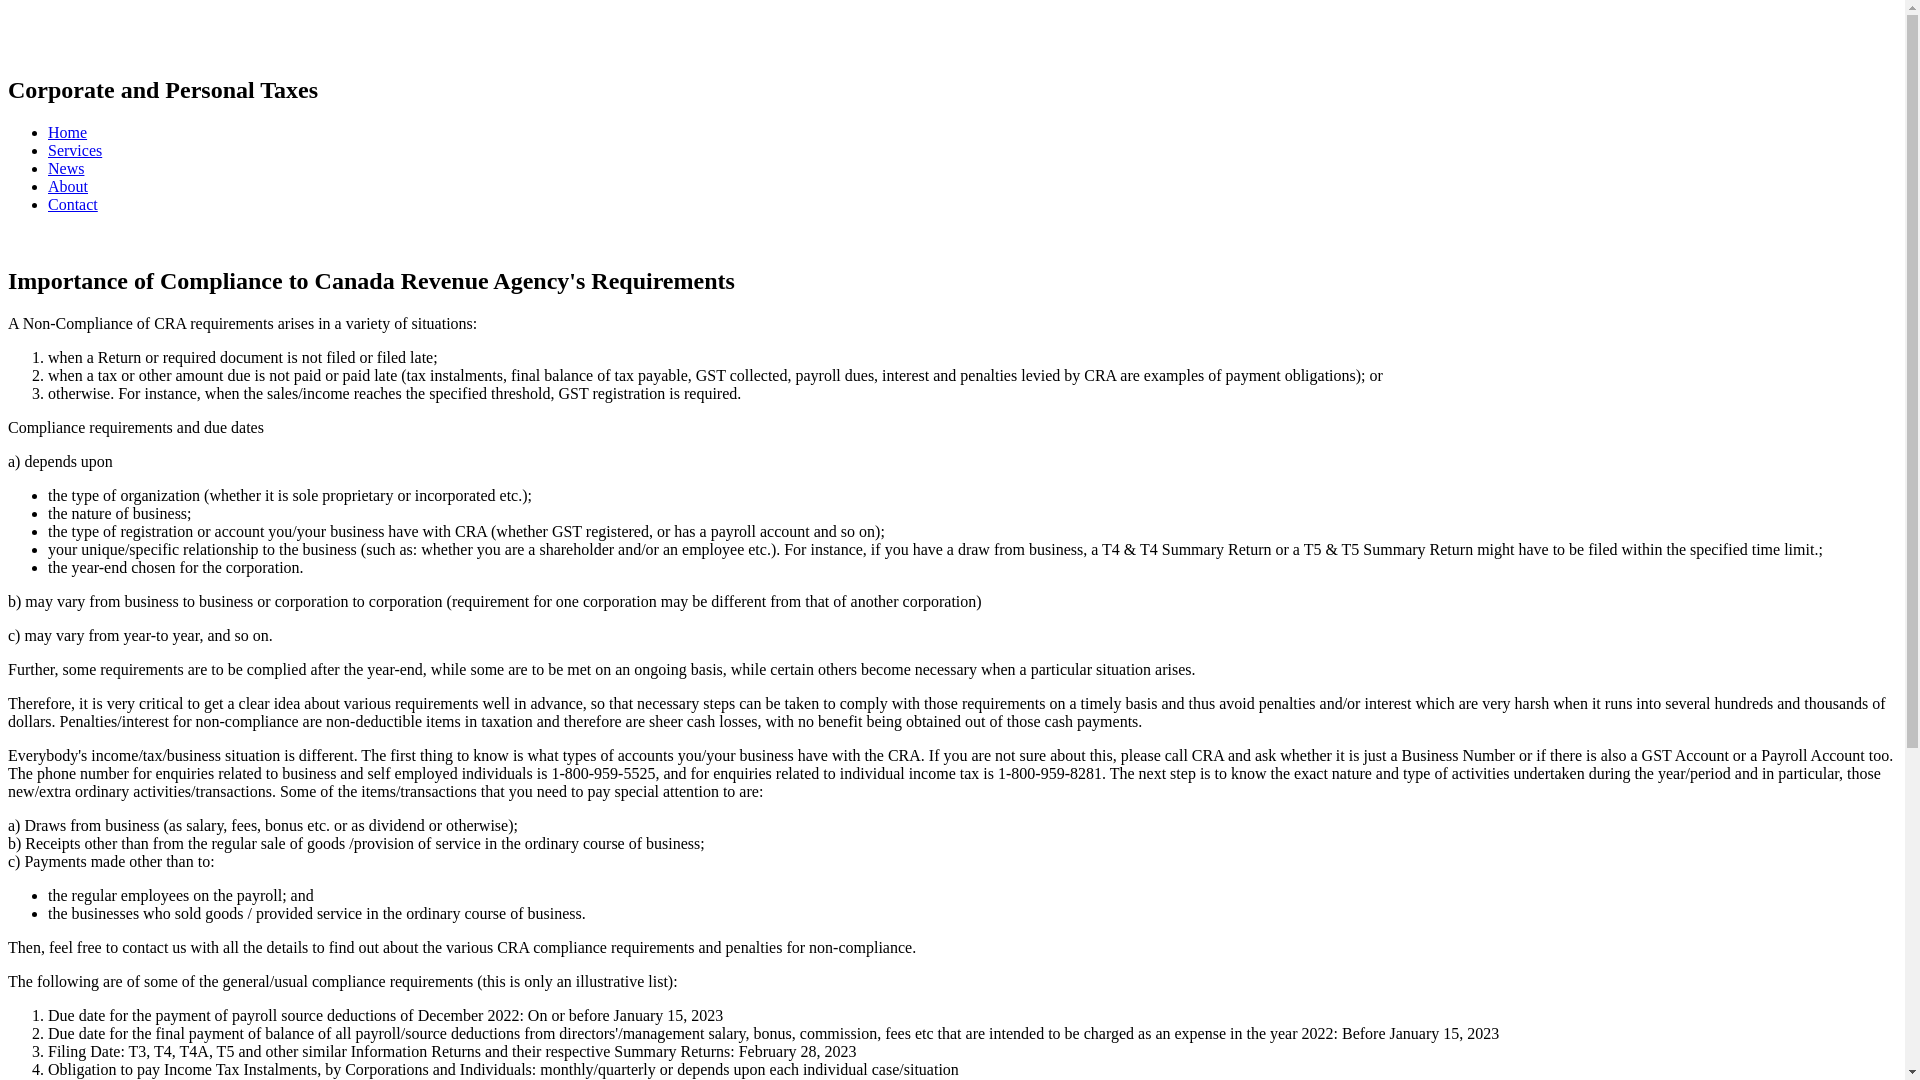  Describe the element at coordinates (48, 167) in the screenshot. I see `'News'` at that location.